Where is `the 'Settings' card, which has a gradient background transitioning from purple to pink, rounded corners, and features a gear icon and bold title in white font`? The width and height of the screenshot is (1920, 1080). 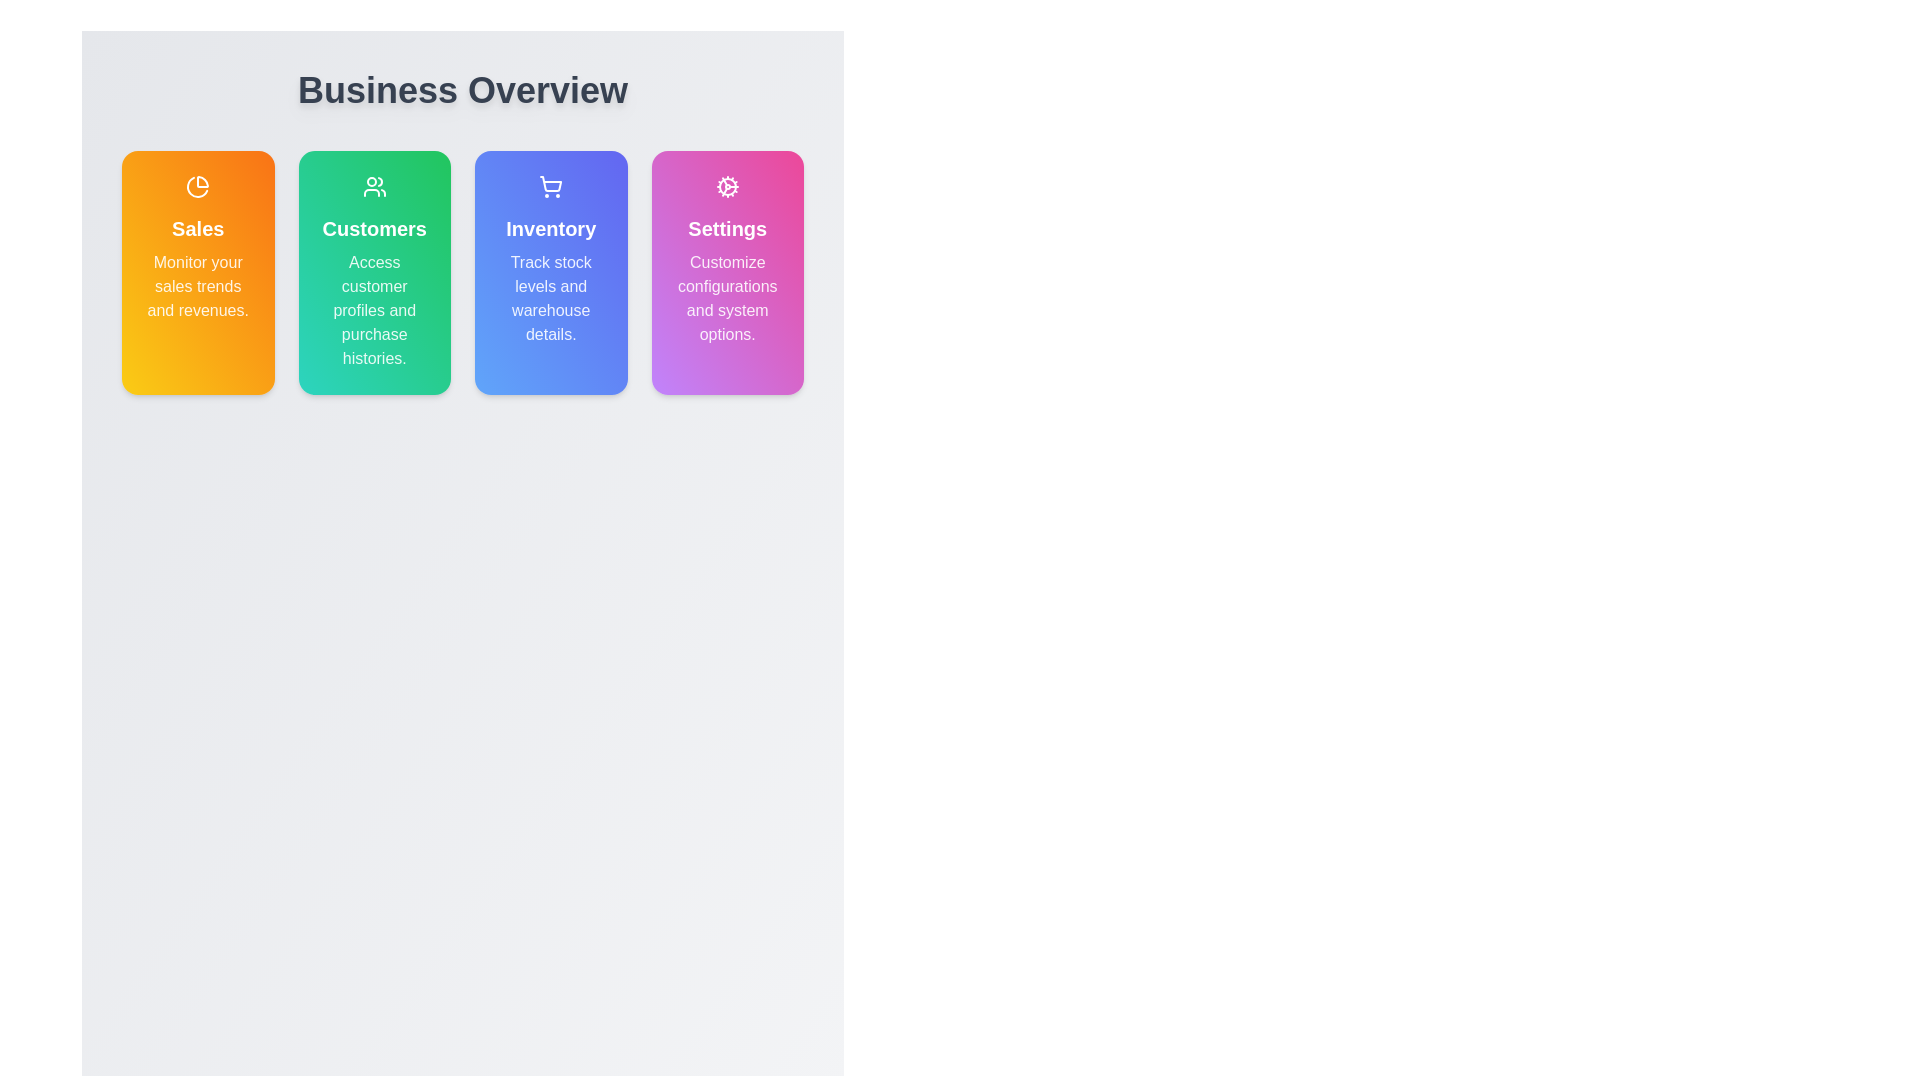
the 'Settings' card, which has a gradient background transitioning from purple to pink, rounded corners, and features a gear icon and bold title in white font is located at coordinates (726, 273).